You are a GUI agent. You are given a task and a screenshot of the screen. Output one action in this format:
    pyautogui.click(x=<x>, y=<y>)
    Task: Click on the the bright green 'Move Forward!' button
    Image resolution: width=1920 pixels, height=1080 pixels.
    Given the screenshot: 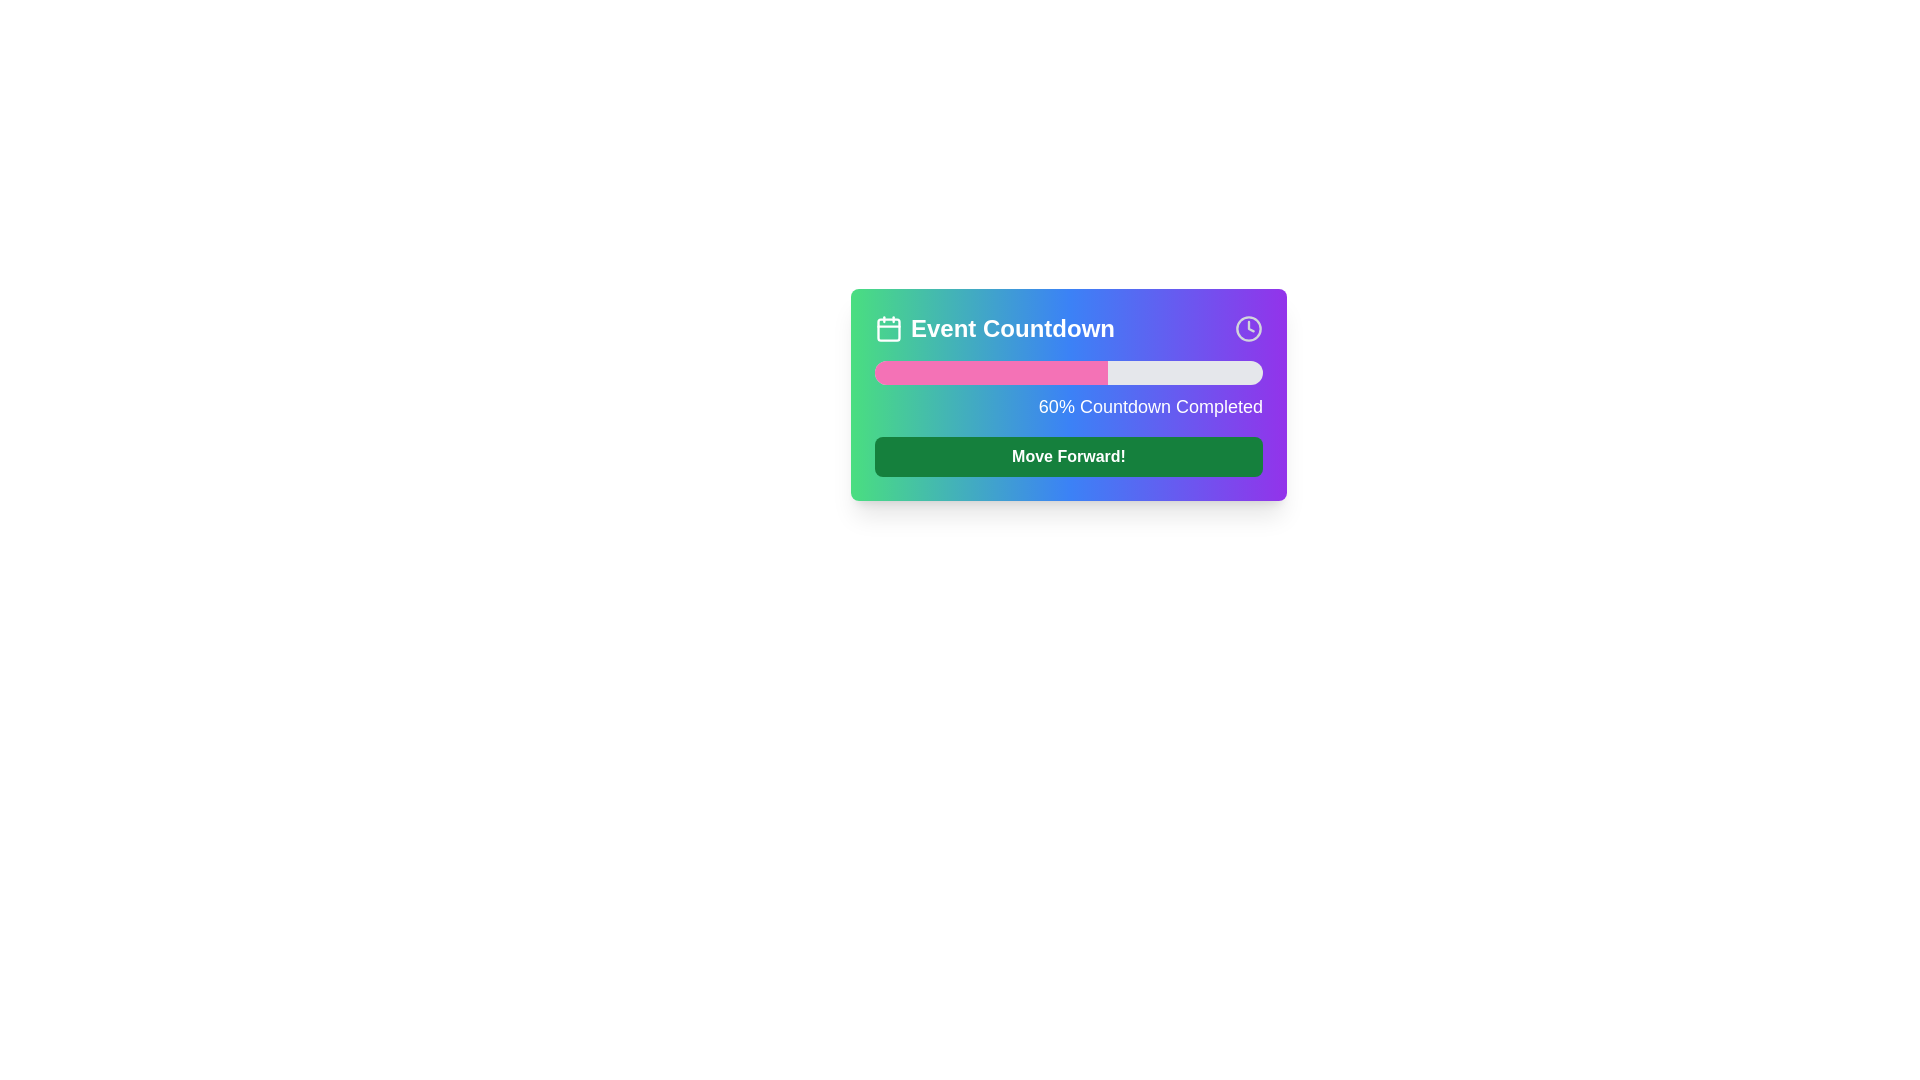 What is the action you would take?
    pyautogui.click(x=1068, y=456)
    